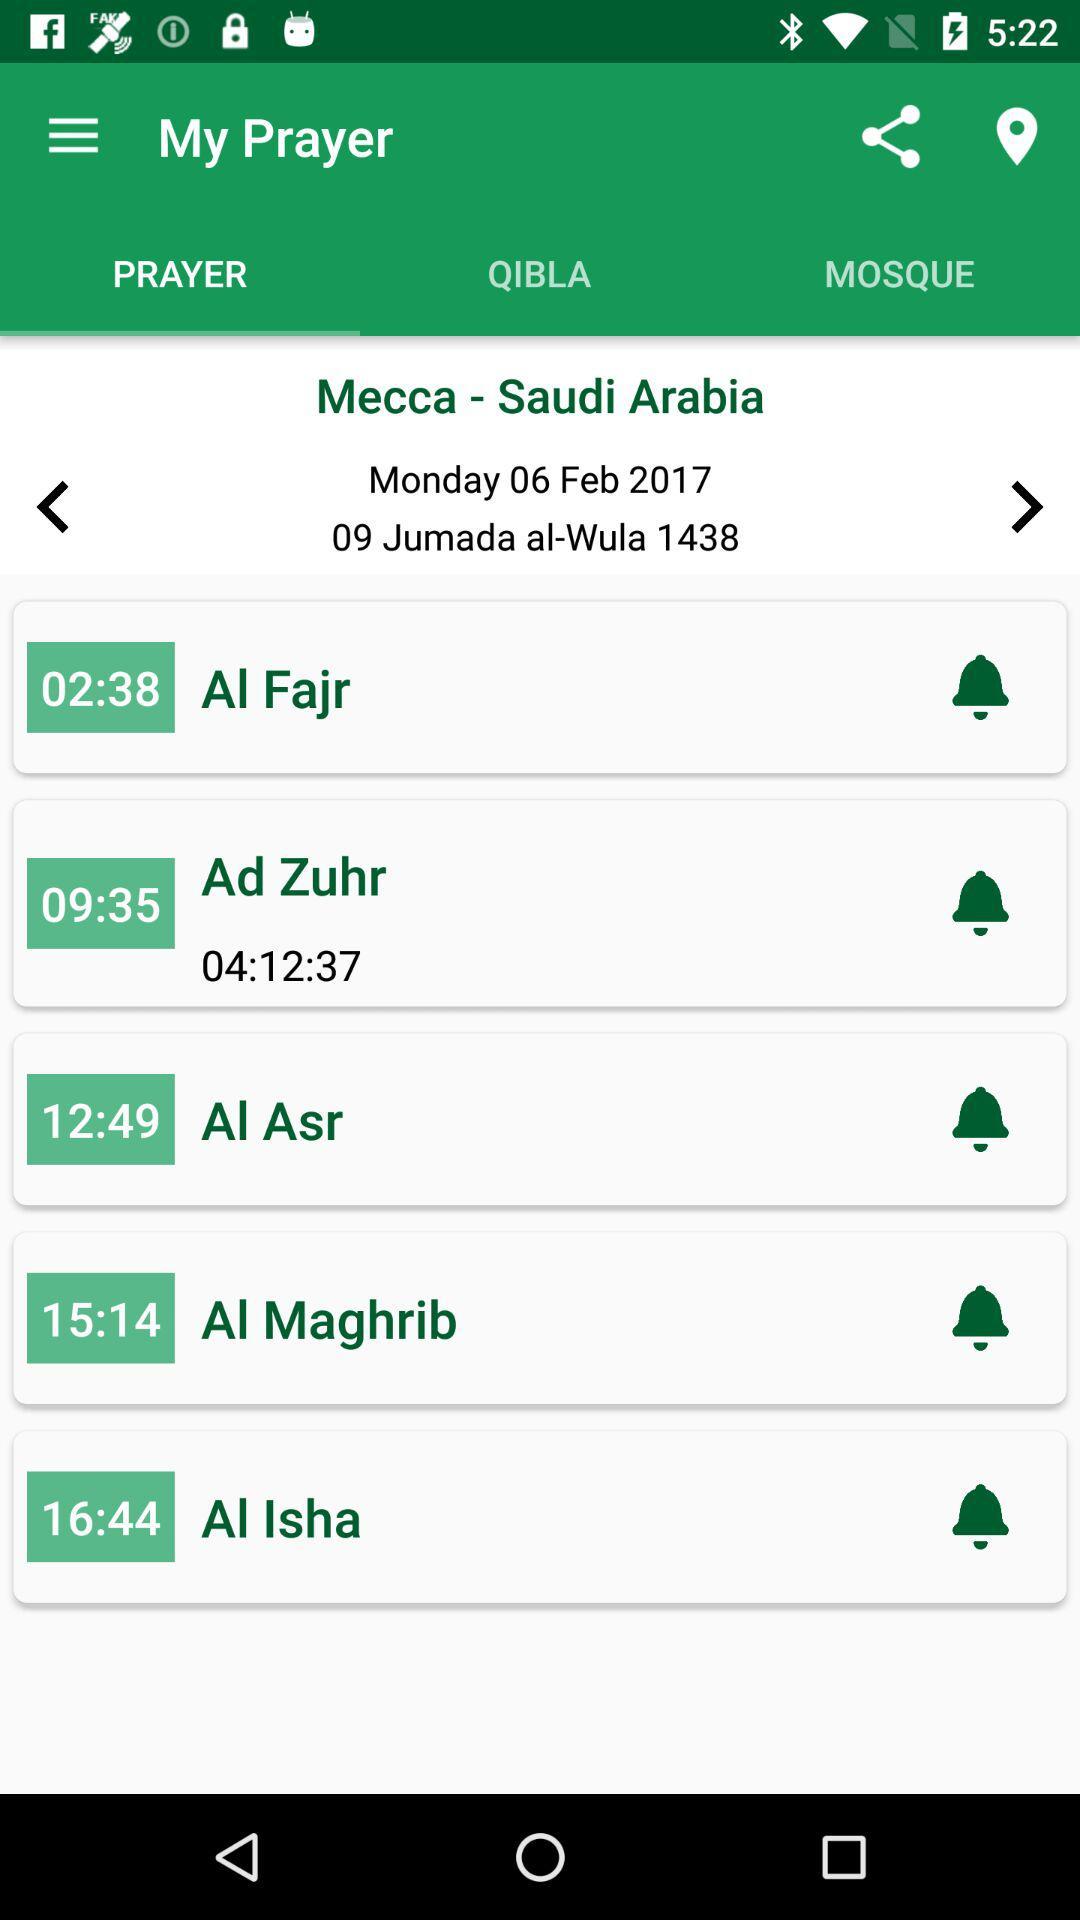 The height and width of the screenshot is (1920, 1080). What do you see at coordinates (100, 1516) in the screenshot?
I see `the item to the left of al isha` at bounding box center [100, 1516].